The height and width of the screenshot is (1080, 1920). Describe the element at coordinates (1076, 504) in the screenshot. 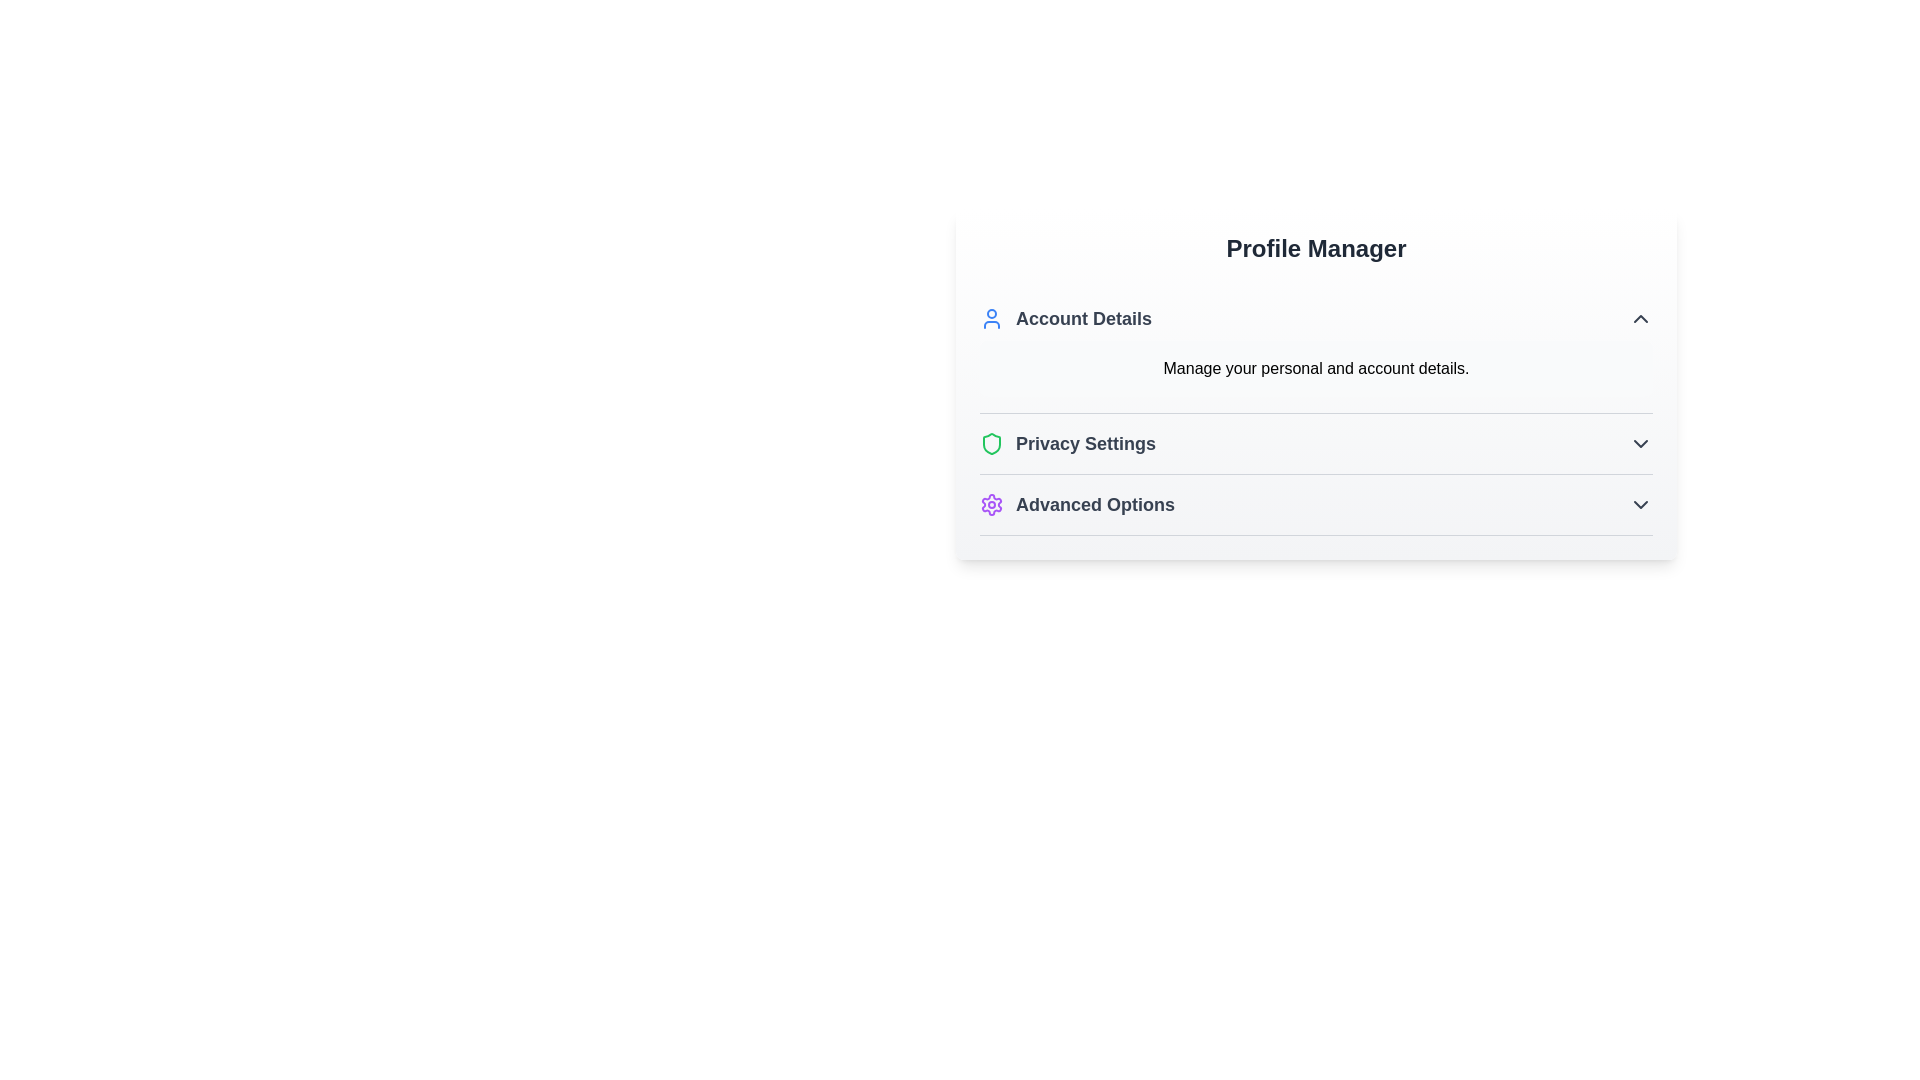

I see `the third list item under the 'Profile Manager' section, which contains an icon and text` at that location.